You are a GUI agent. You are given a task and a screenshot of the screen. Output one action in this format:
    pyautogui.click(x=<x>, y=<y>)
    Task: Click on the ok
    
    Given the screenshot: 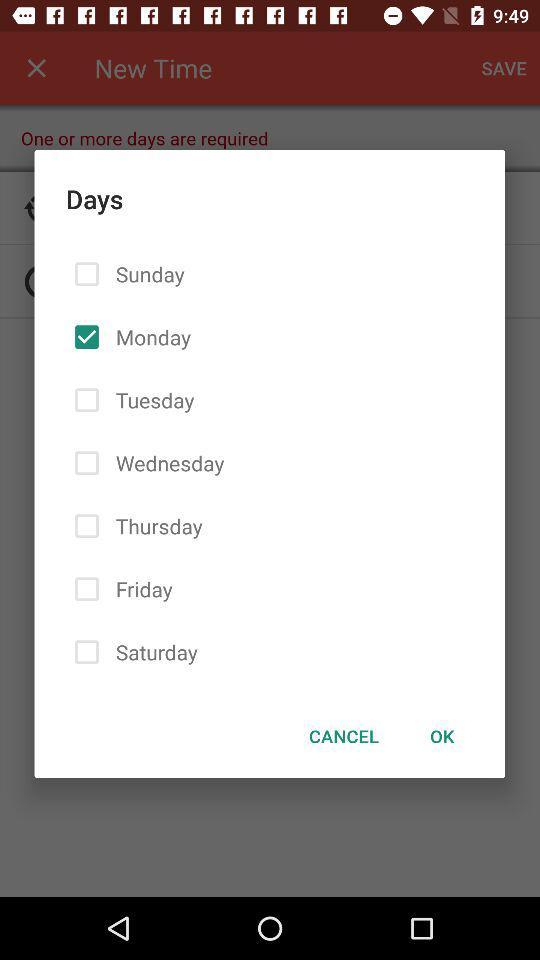 What is the action you would take?
    pyautogui.click(x=442, y=735)
    